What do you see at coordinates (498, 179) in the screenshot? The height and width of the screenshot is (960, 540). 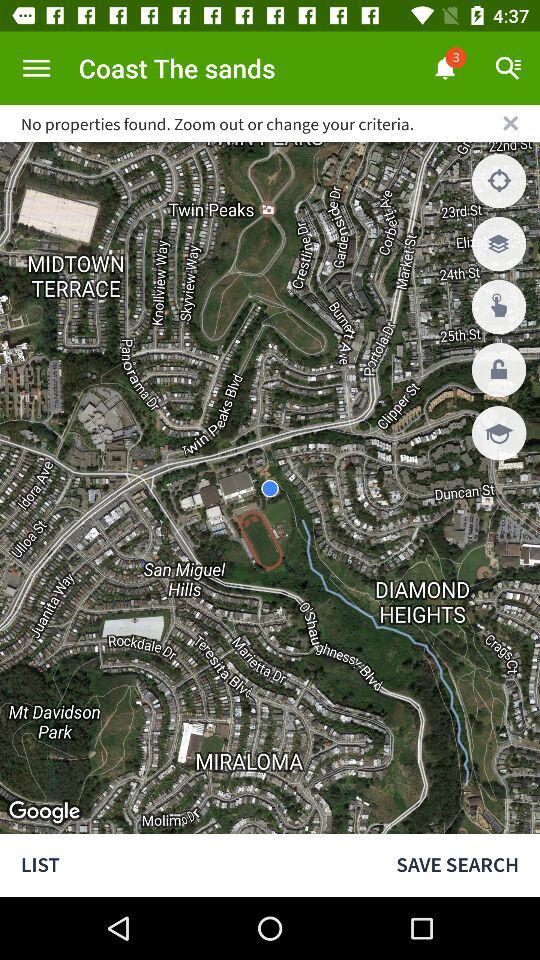 I see `the location icon to the right of the page` at bounding box center [498, 179].